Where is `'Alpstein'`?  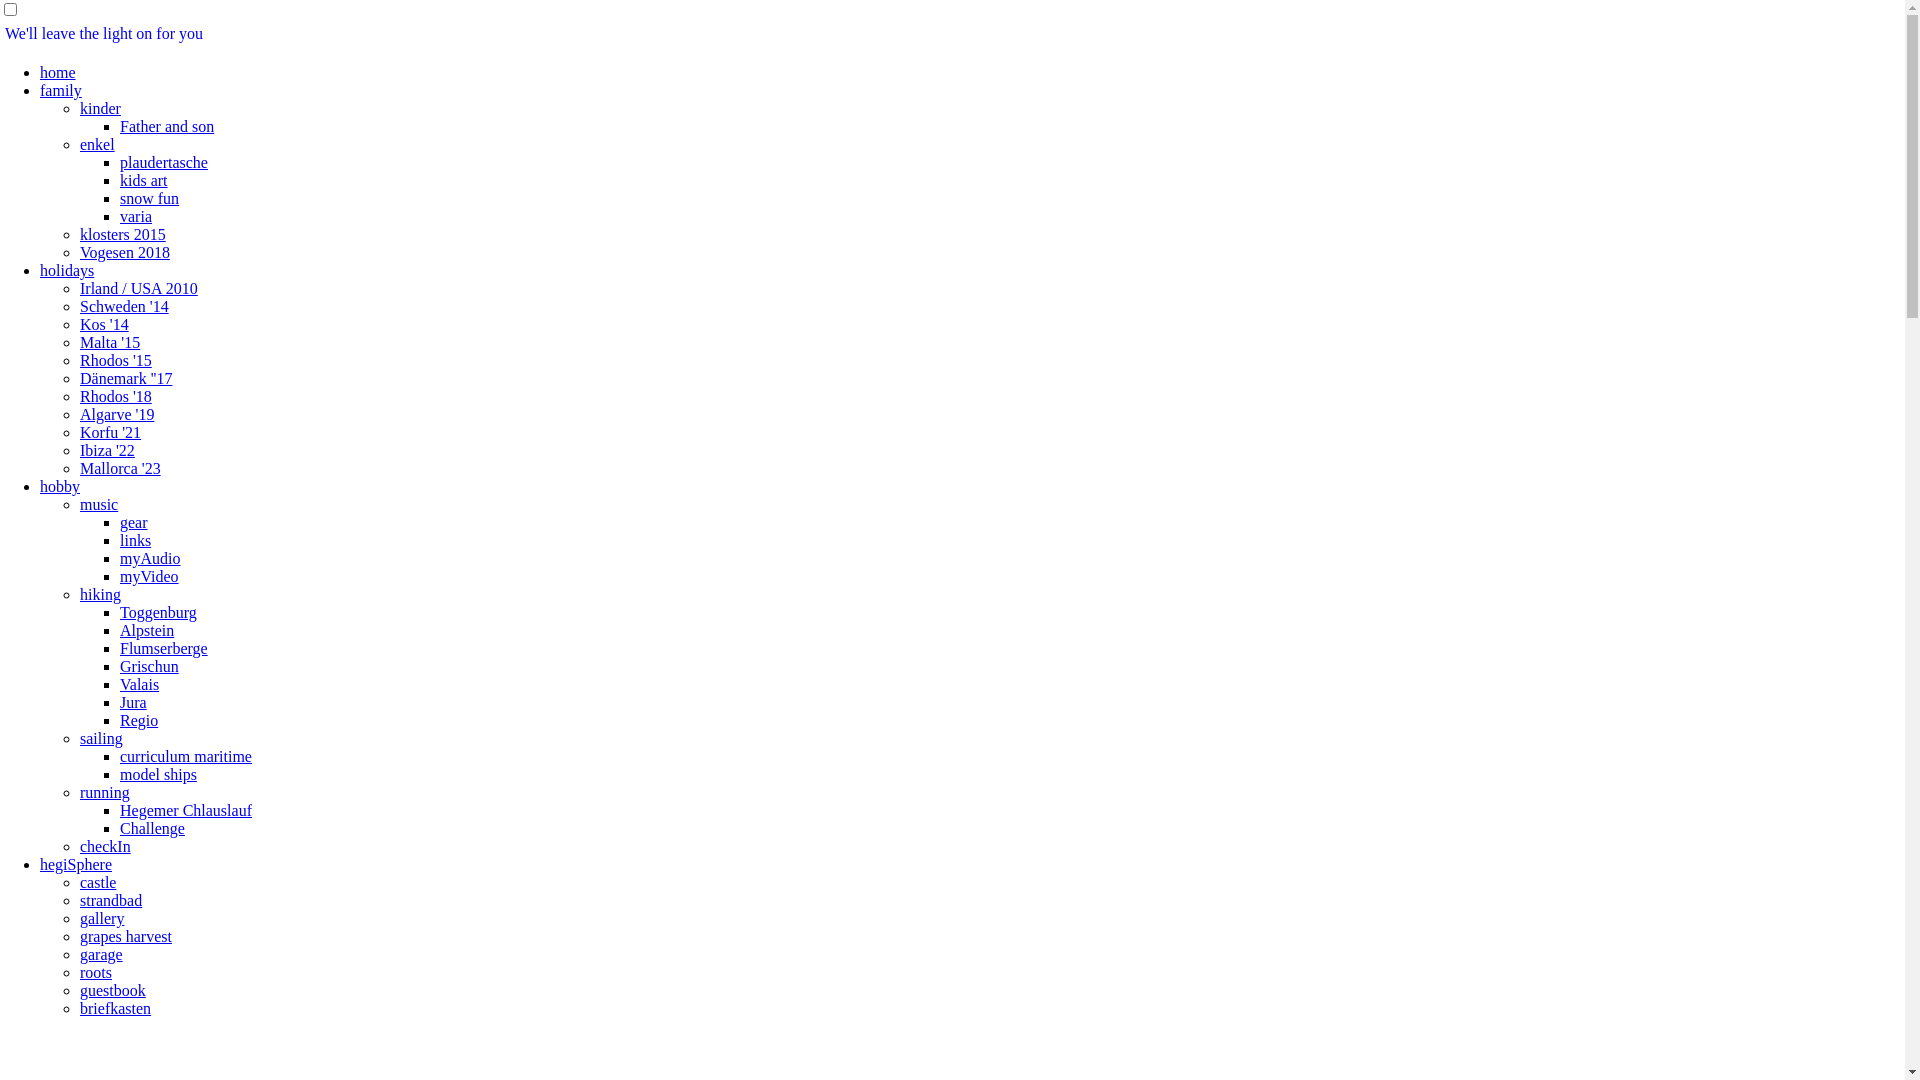 'Alpstein' is located at coordinates (146, 630).